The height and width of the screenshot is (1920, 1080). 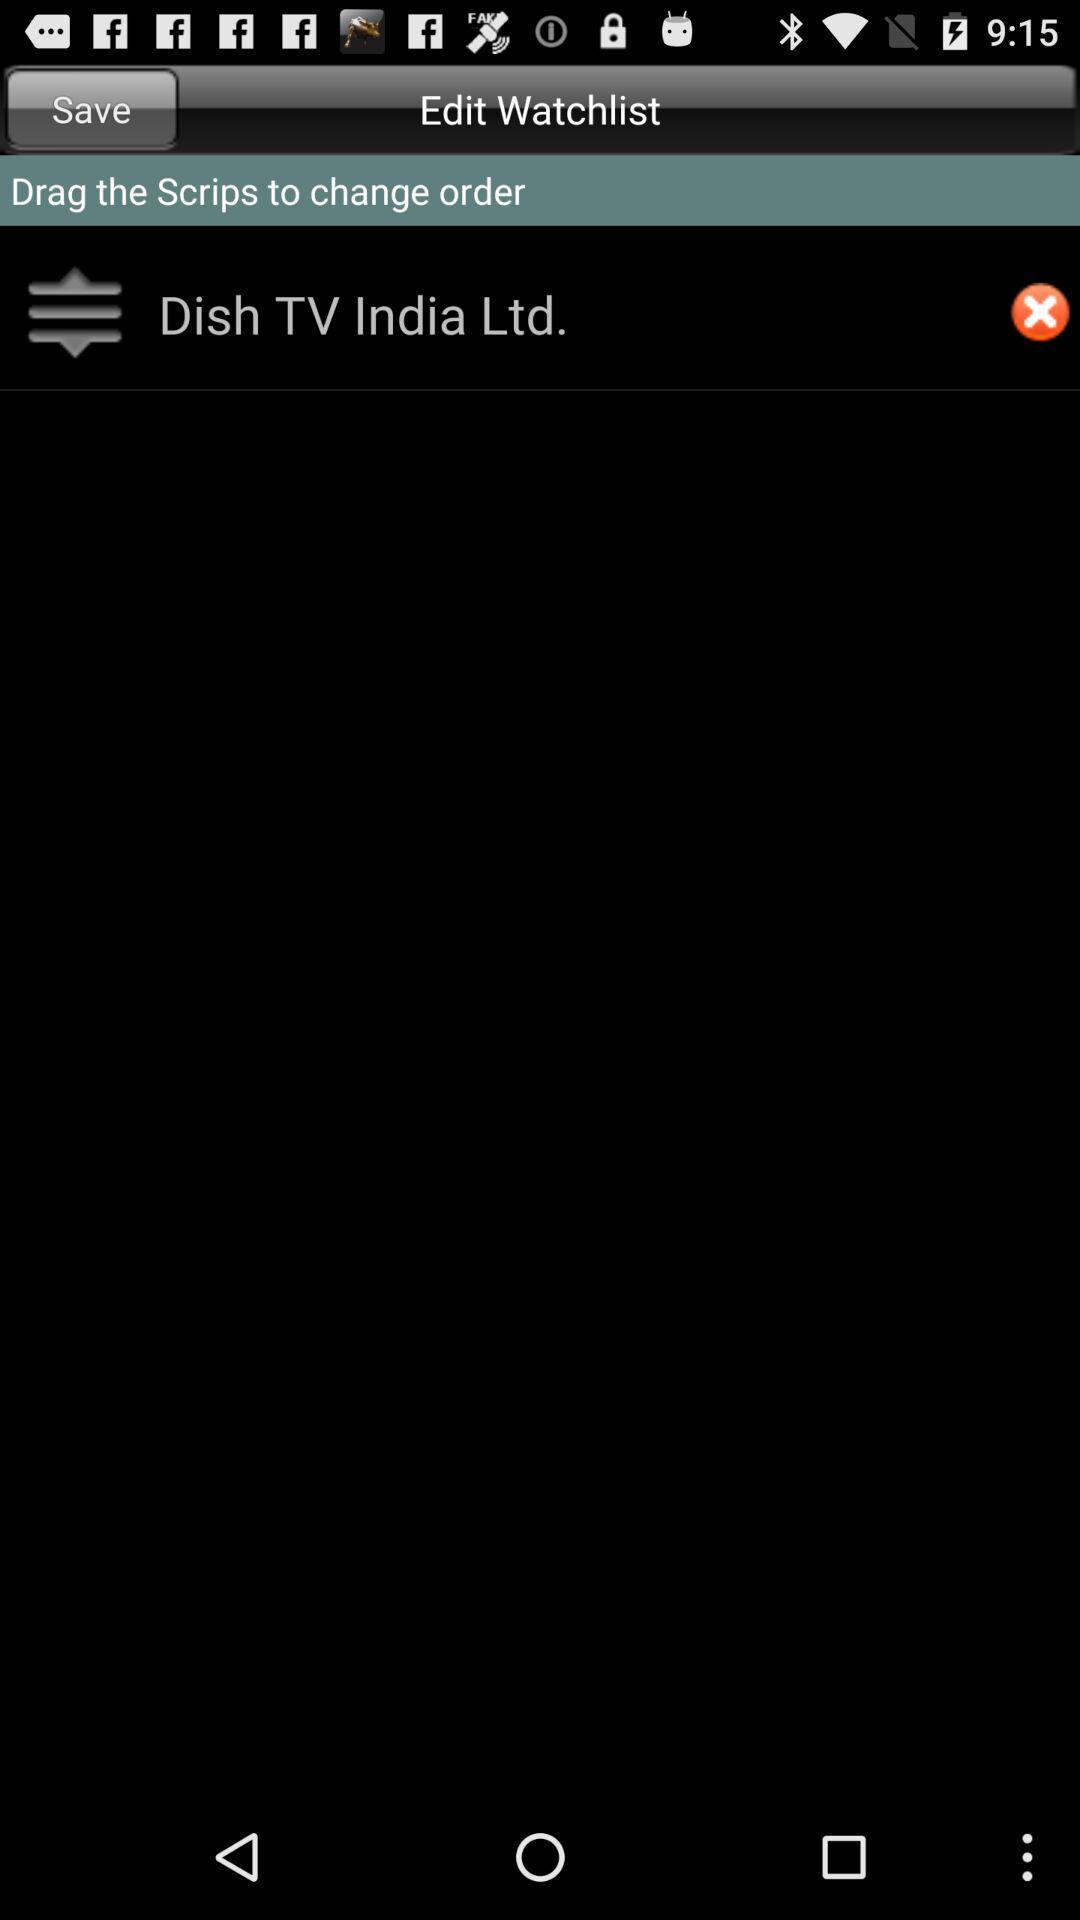 I want to click on item next to the dish tv india app, so click(x=1039, y=313).